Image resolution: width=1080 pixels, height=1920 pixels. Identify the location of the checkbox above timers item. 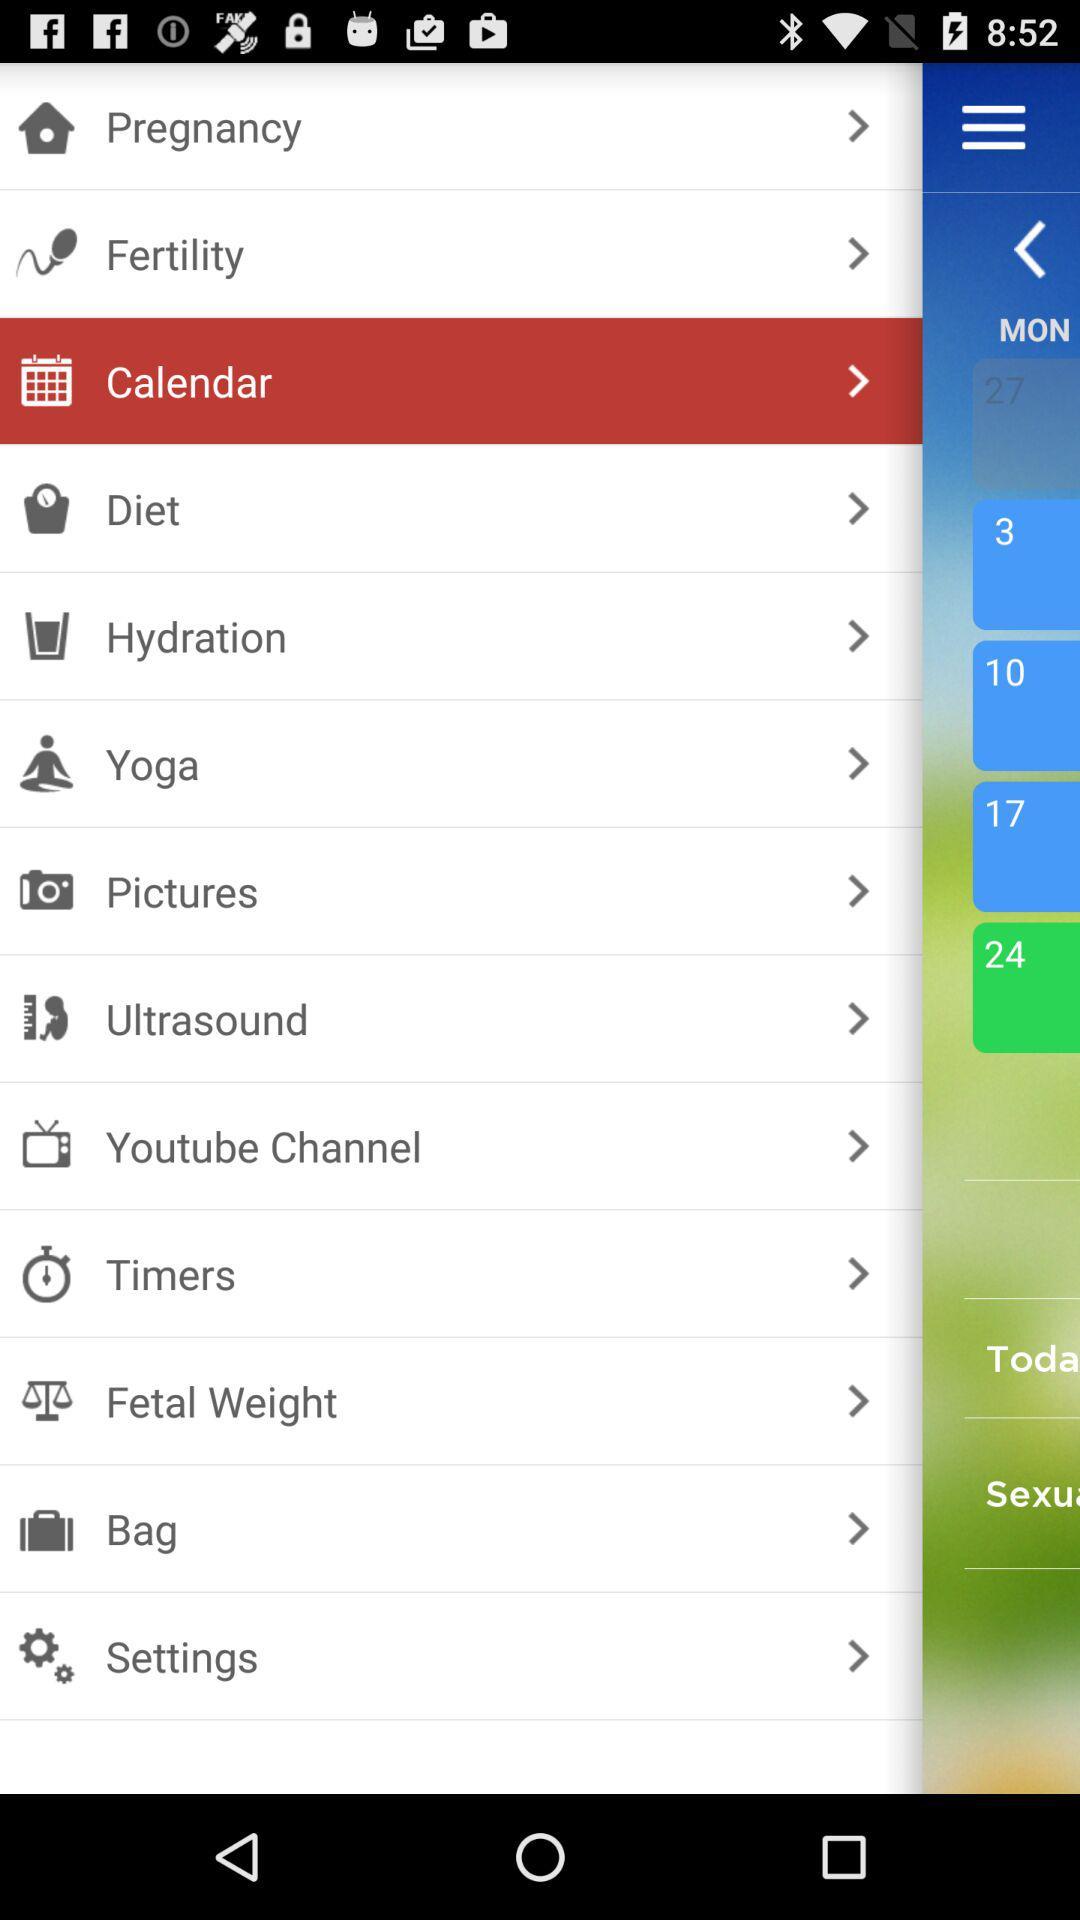
(457, 1146).